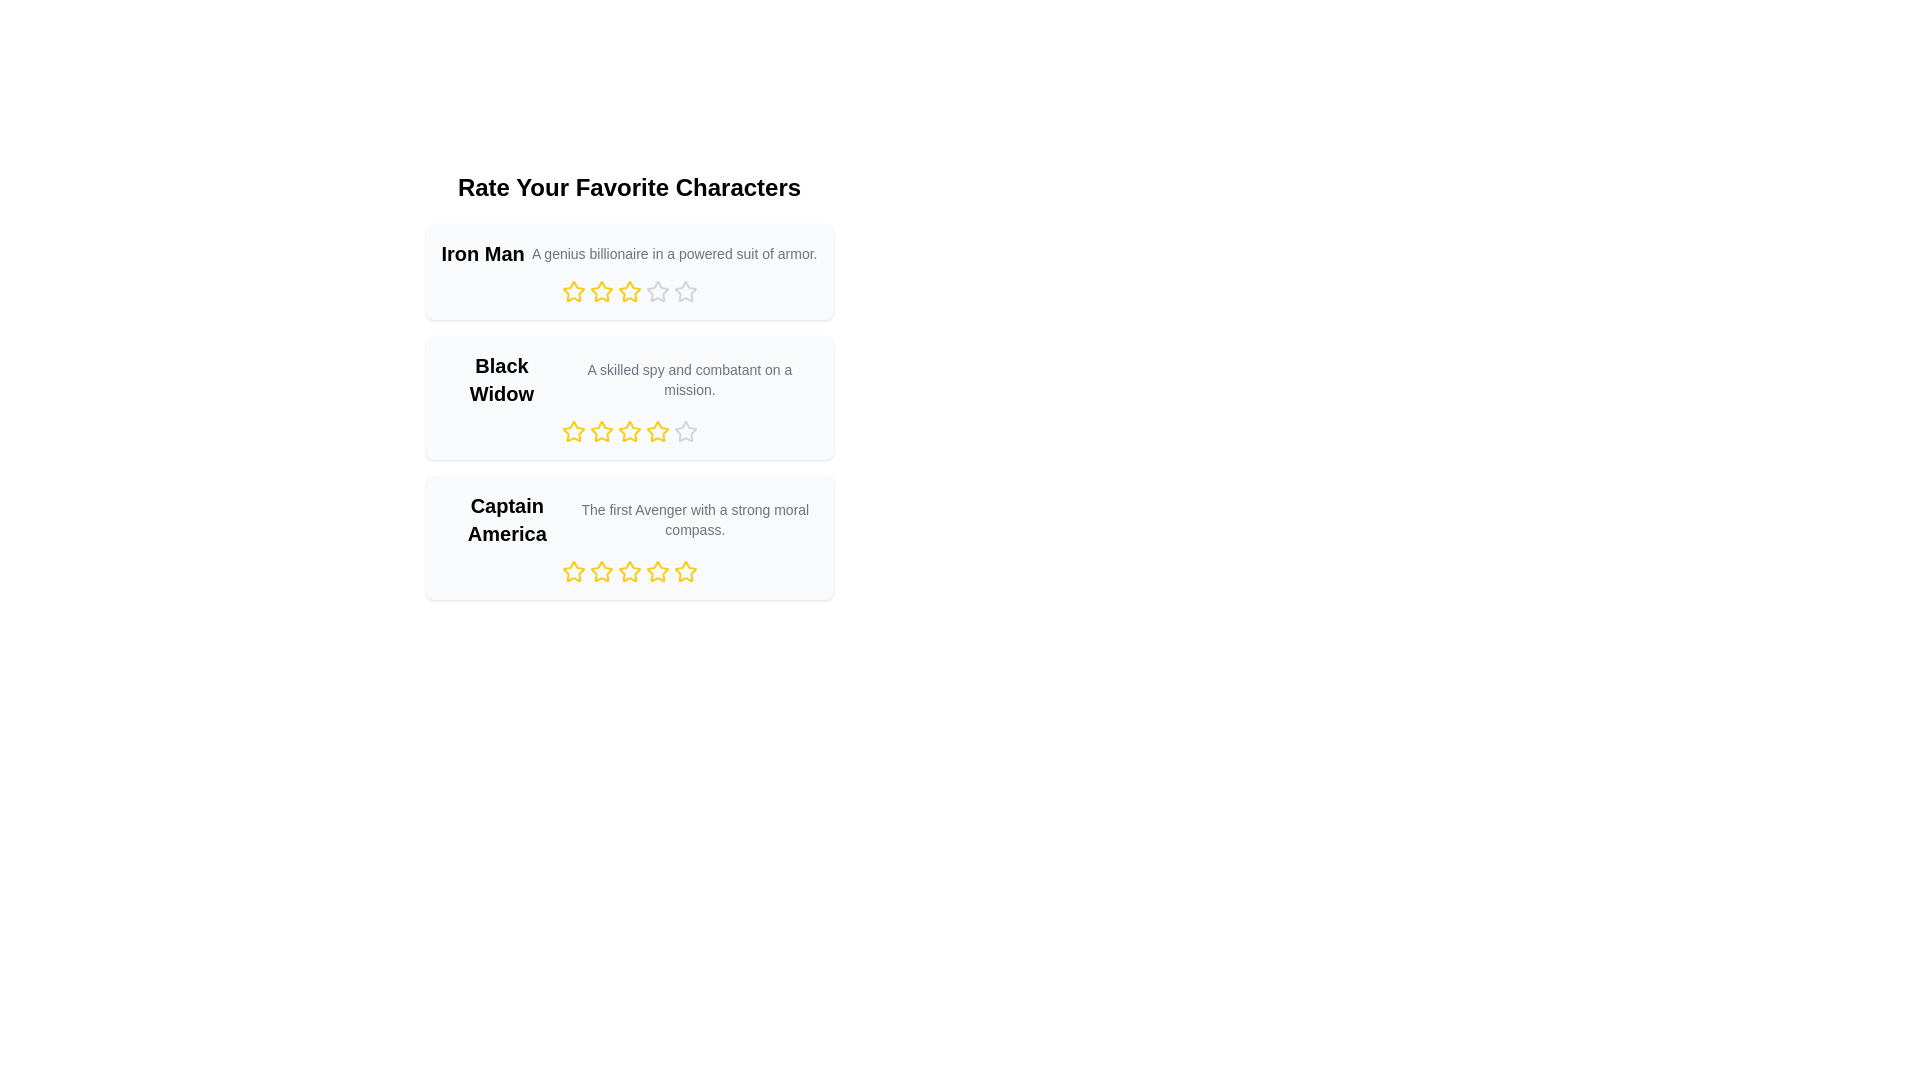  Describe the element at coordinates (600, 431) in the screenshot. I see `the second interactive rating star located under the 'Black Widow' section to indicate a rating value` at that location.